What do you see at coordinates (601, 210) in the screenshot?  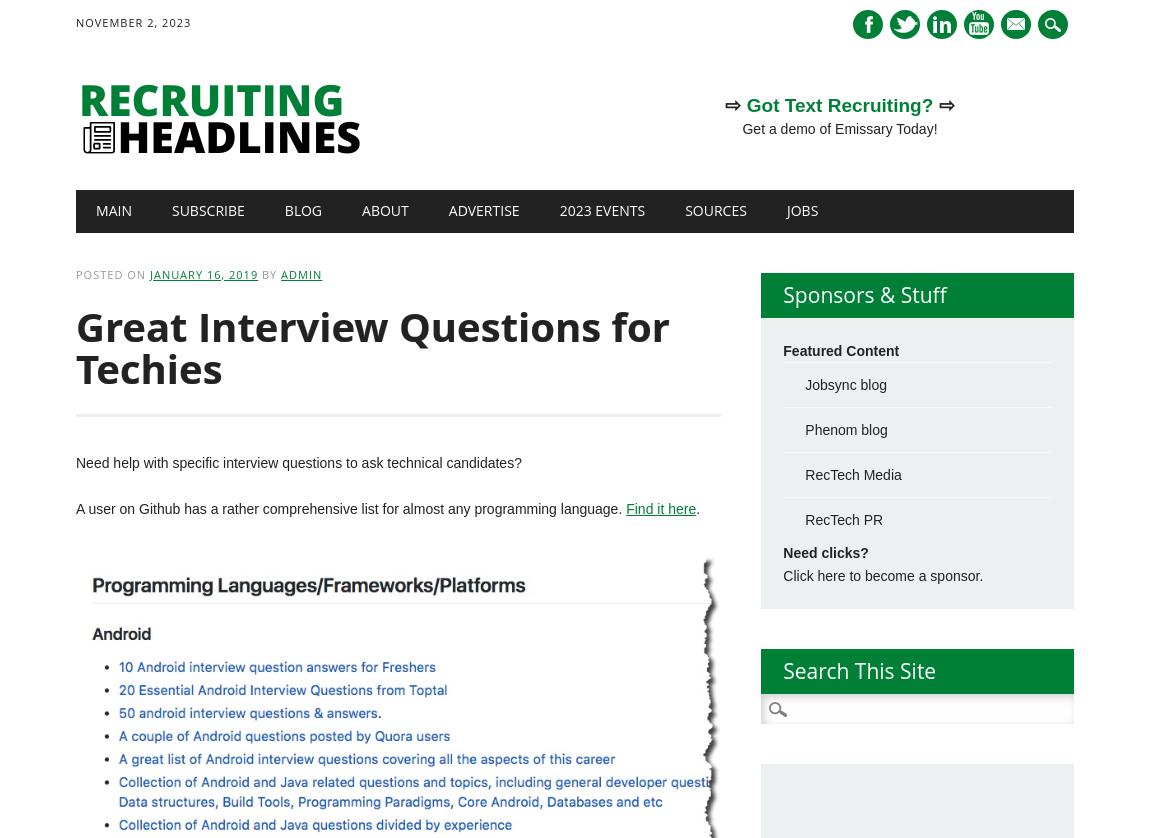 I see `'2023 Events'` at bounding box center [601, 210].